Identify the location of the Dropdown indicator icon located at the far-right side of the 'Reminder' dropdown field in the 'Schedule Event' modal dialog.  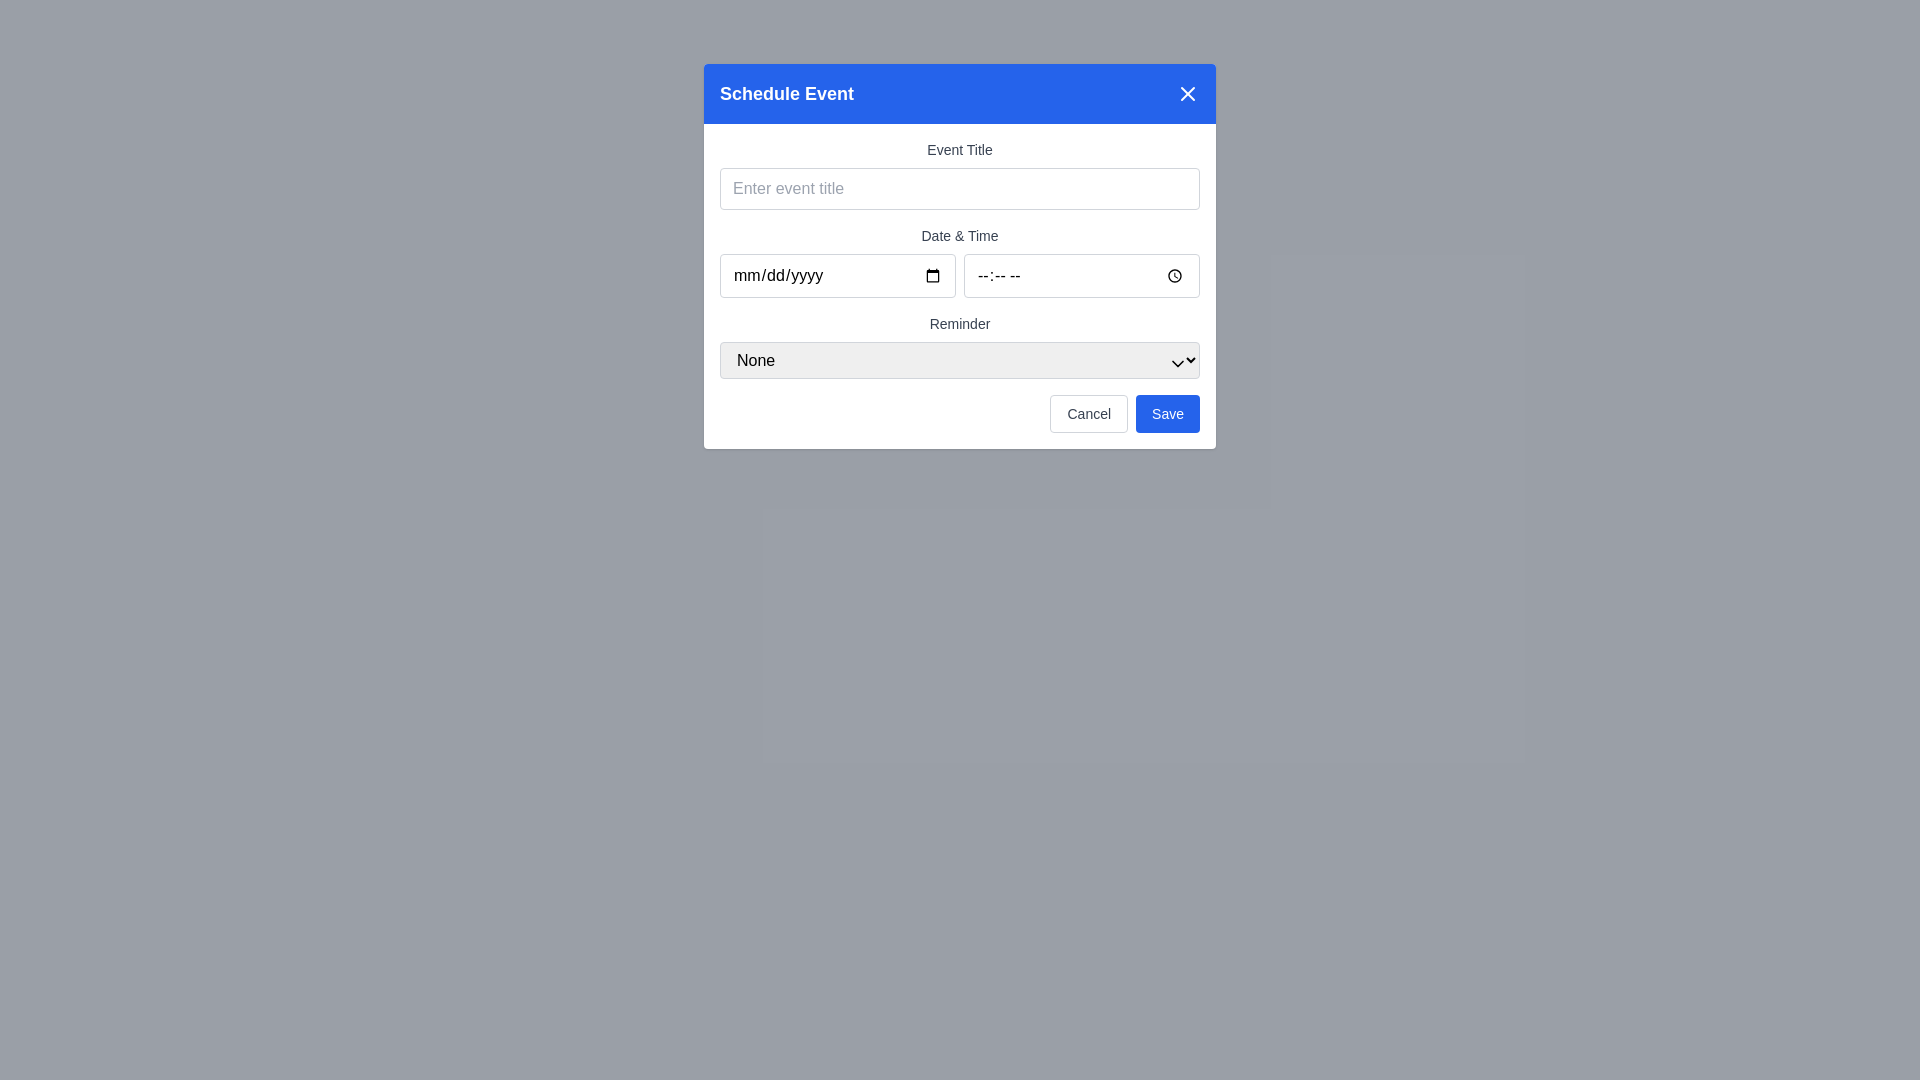
(1177, 363).